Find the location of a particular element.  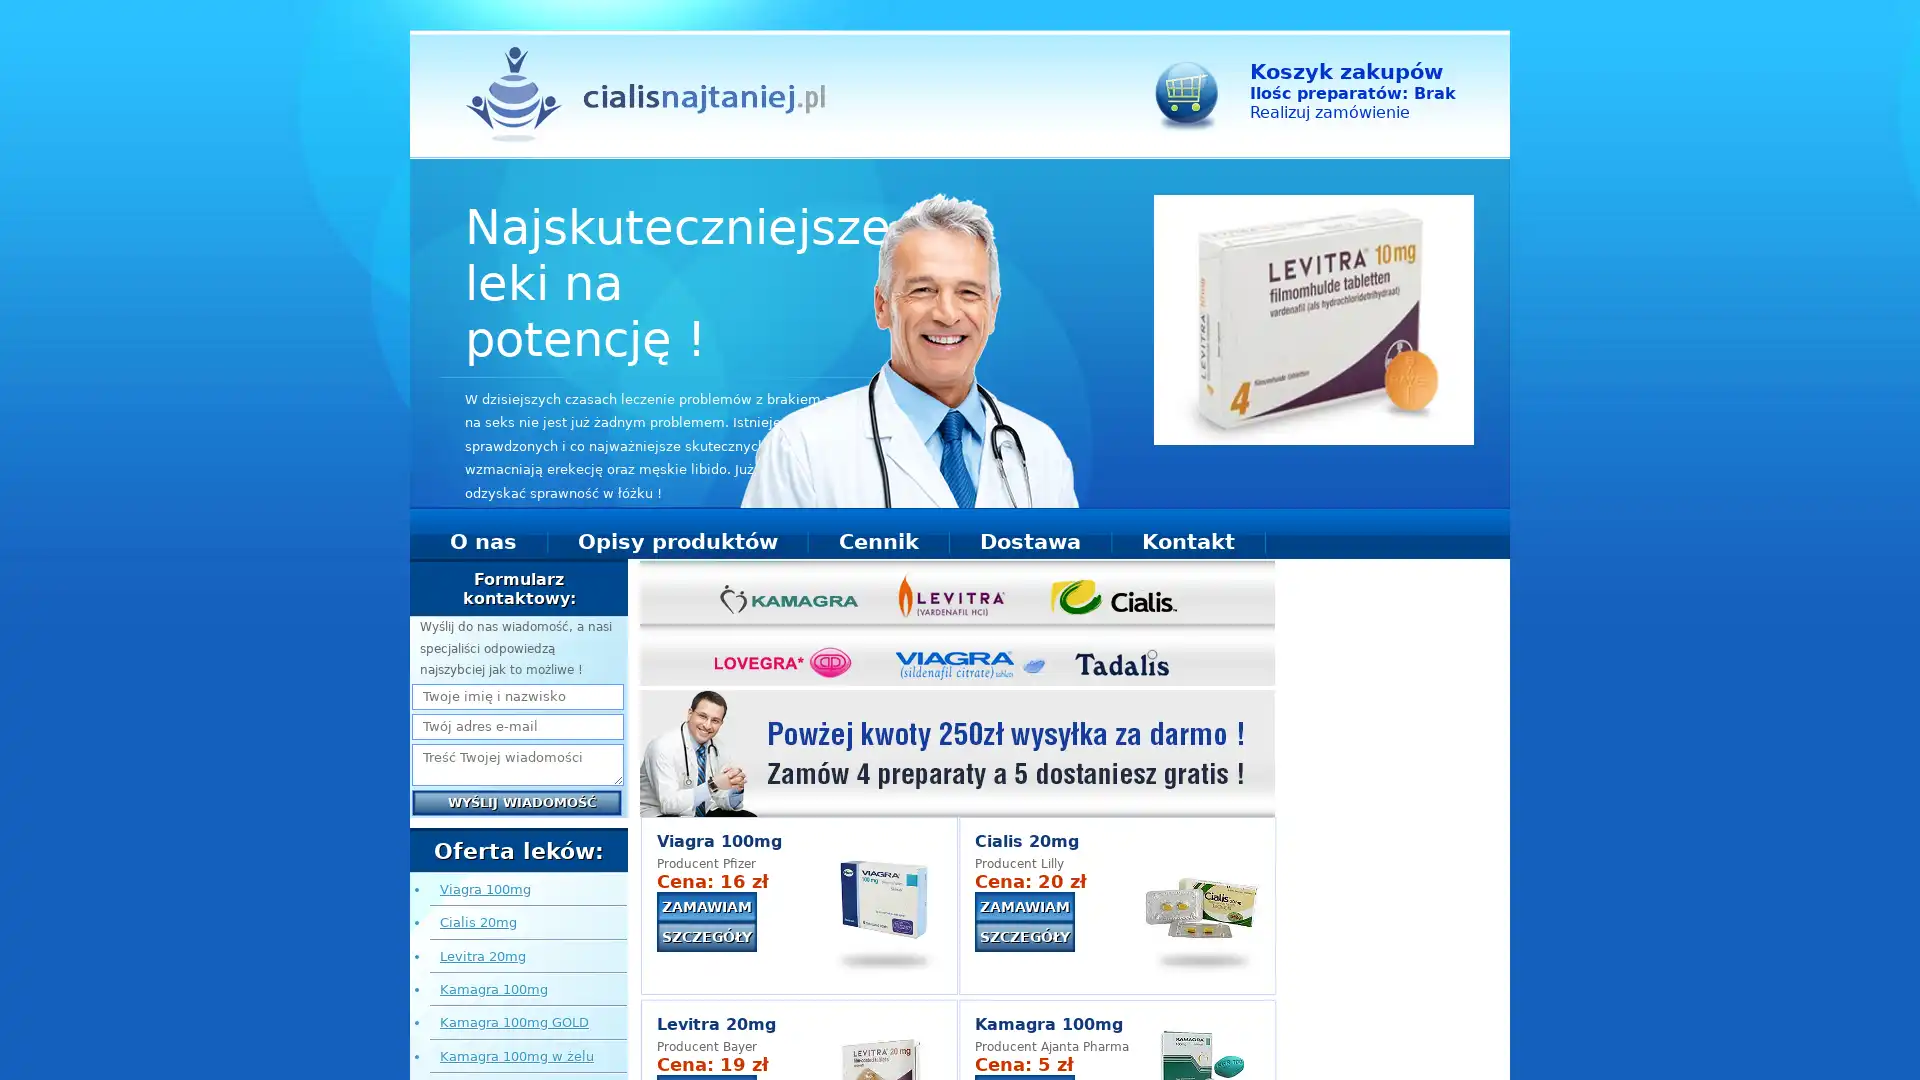

Wyslij wiadomosc is located at coordinates (517, 801).